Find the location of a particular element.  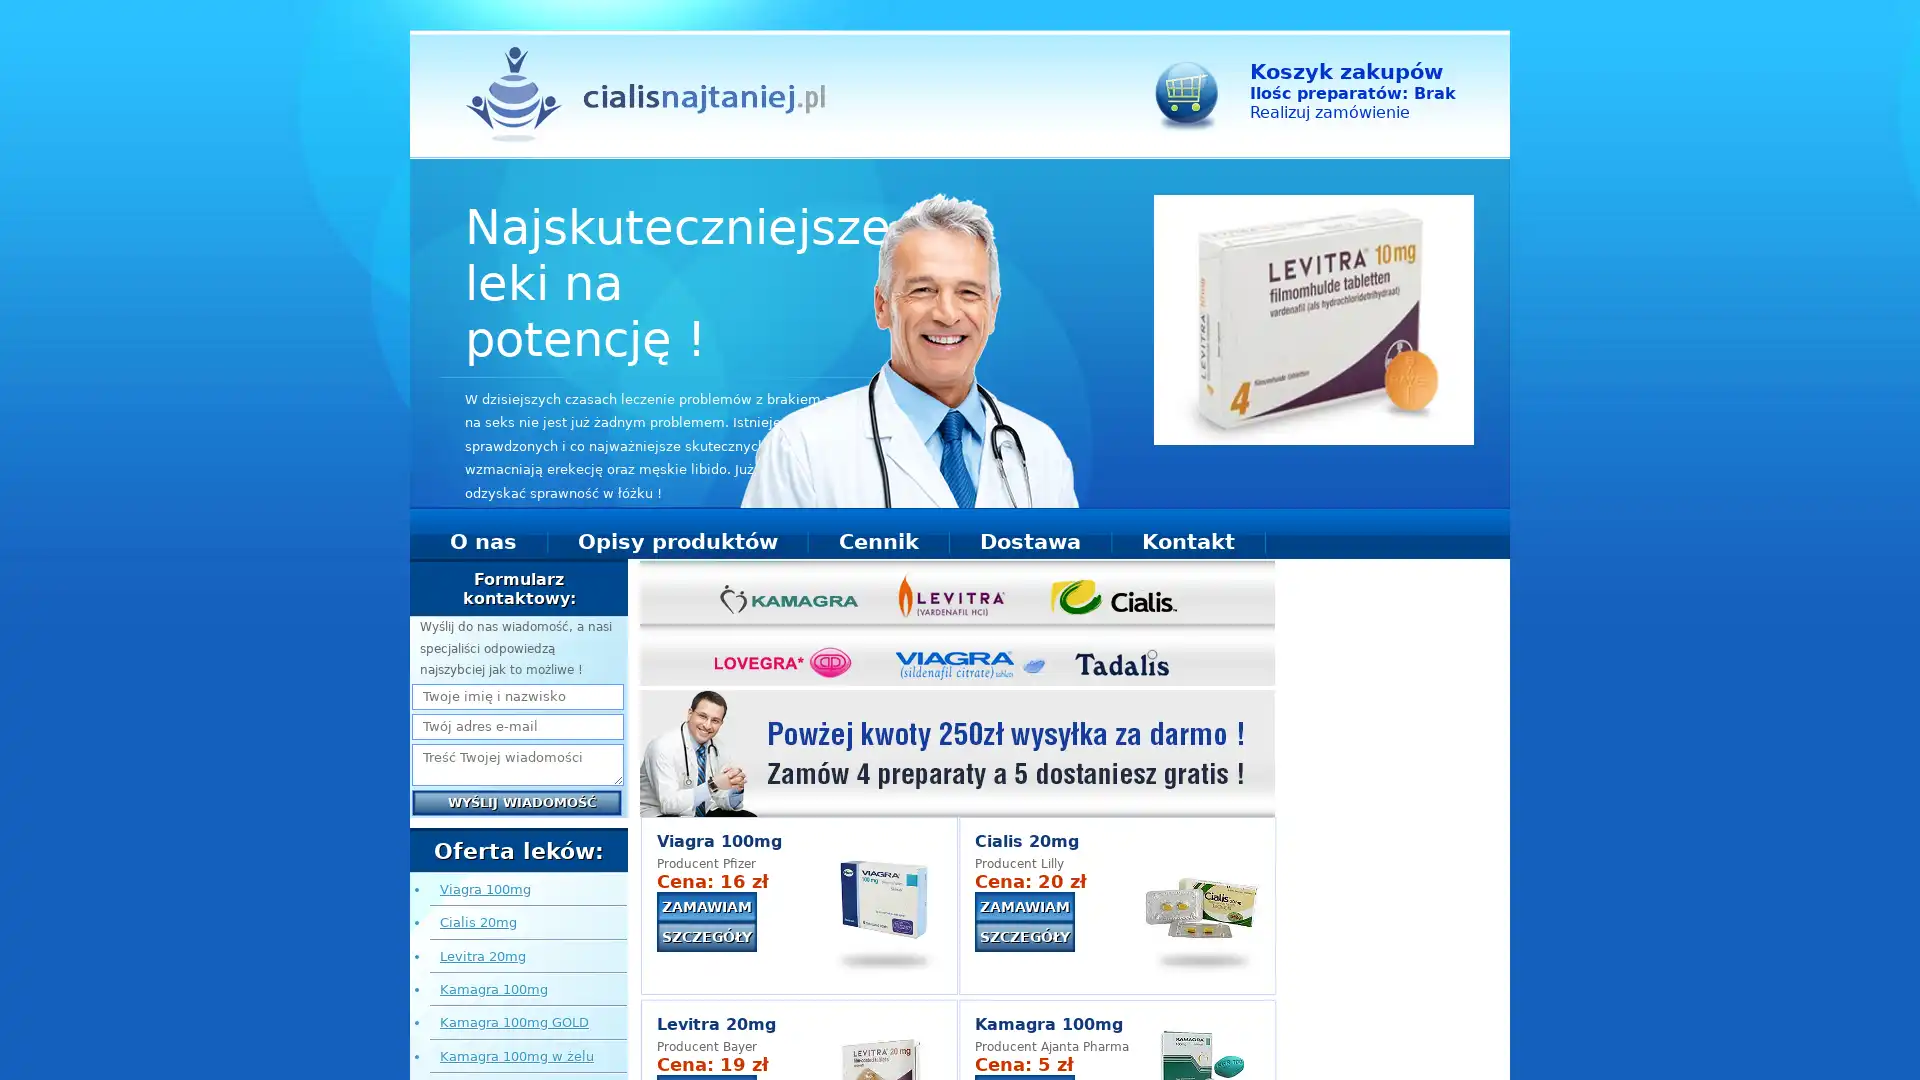

Wyslij wiadomosc is located at coordinates (517, 801).